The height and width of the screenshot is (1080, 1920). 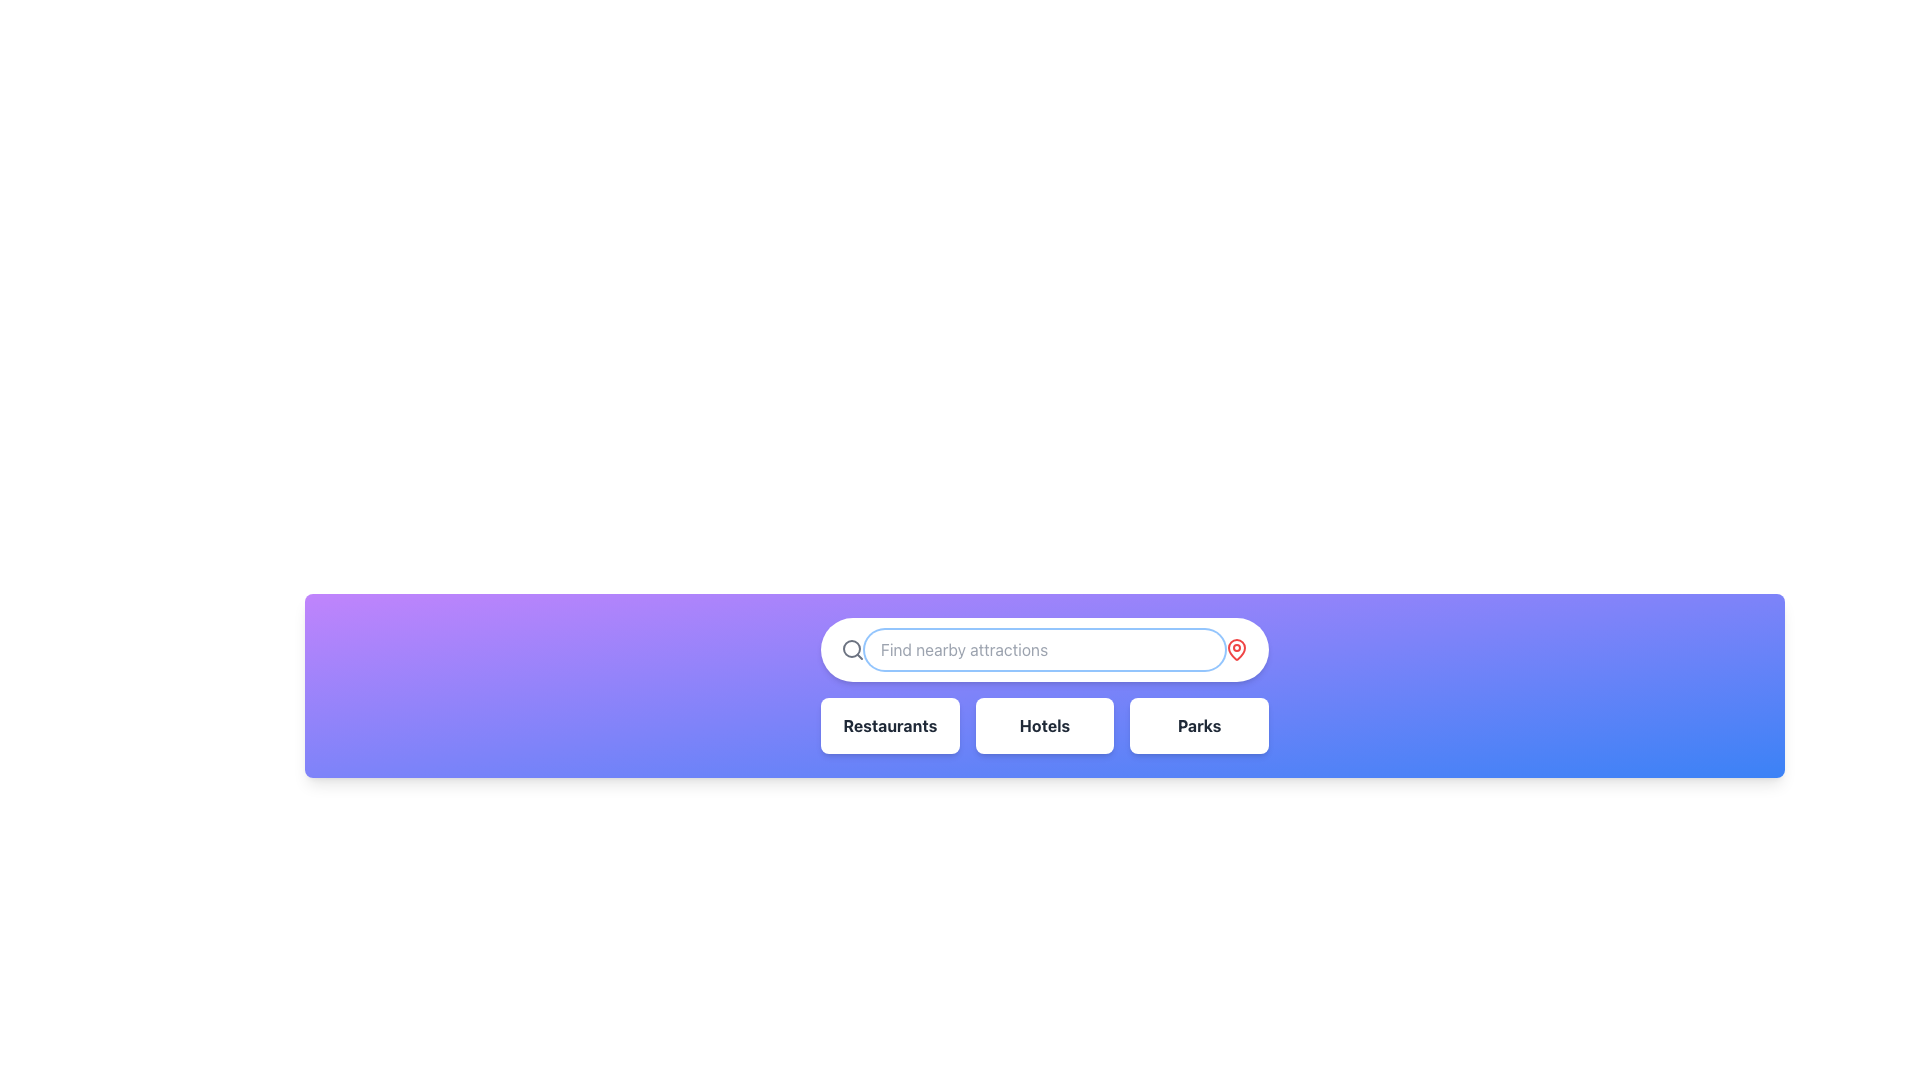 What do you see at coordinates (889, 725) in the screenshot?
I see `the leftmost rectangular white button with rounded corners labeled 'Restaurants'` at bounding box center [889, 725].